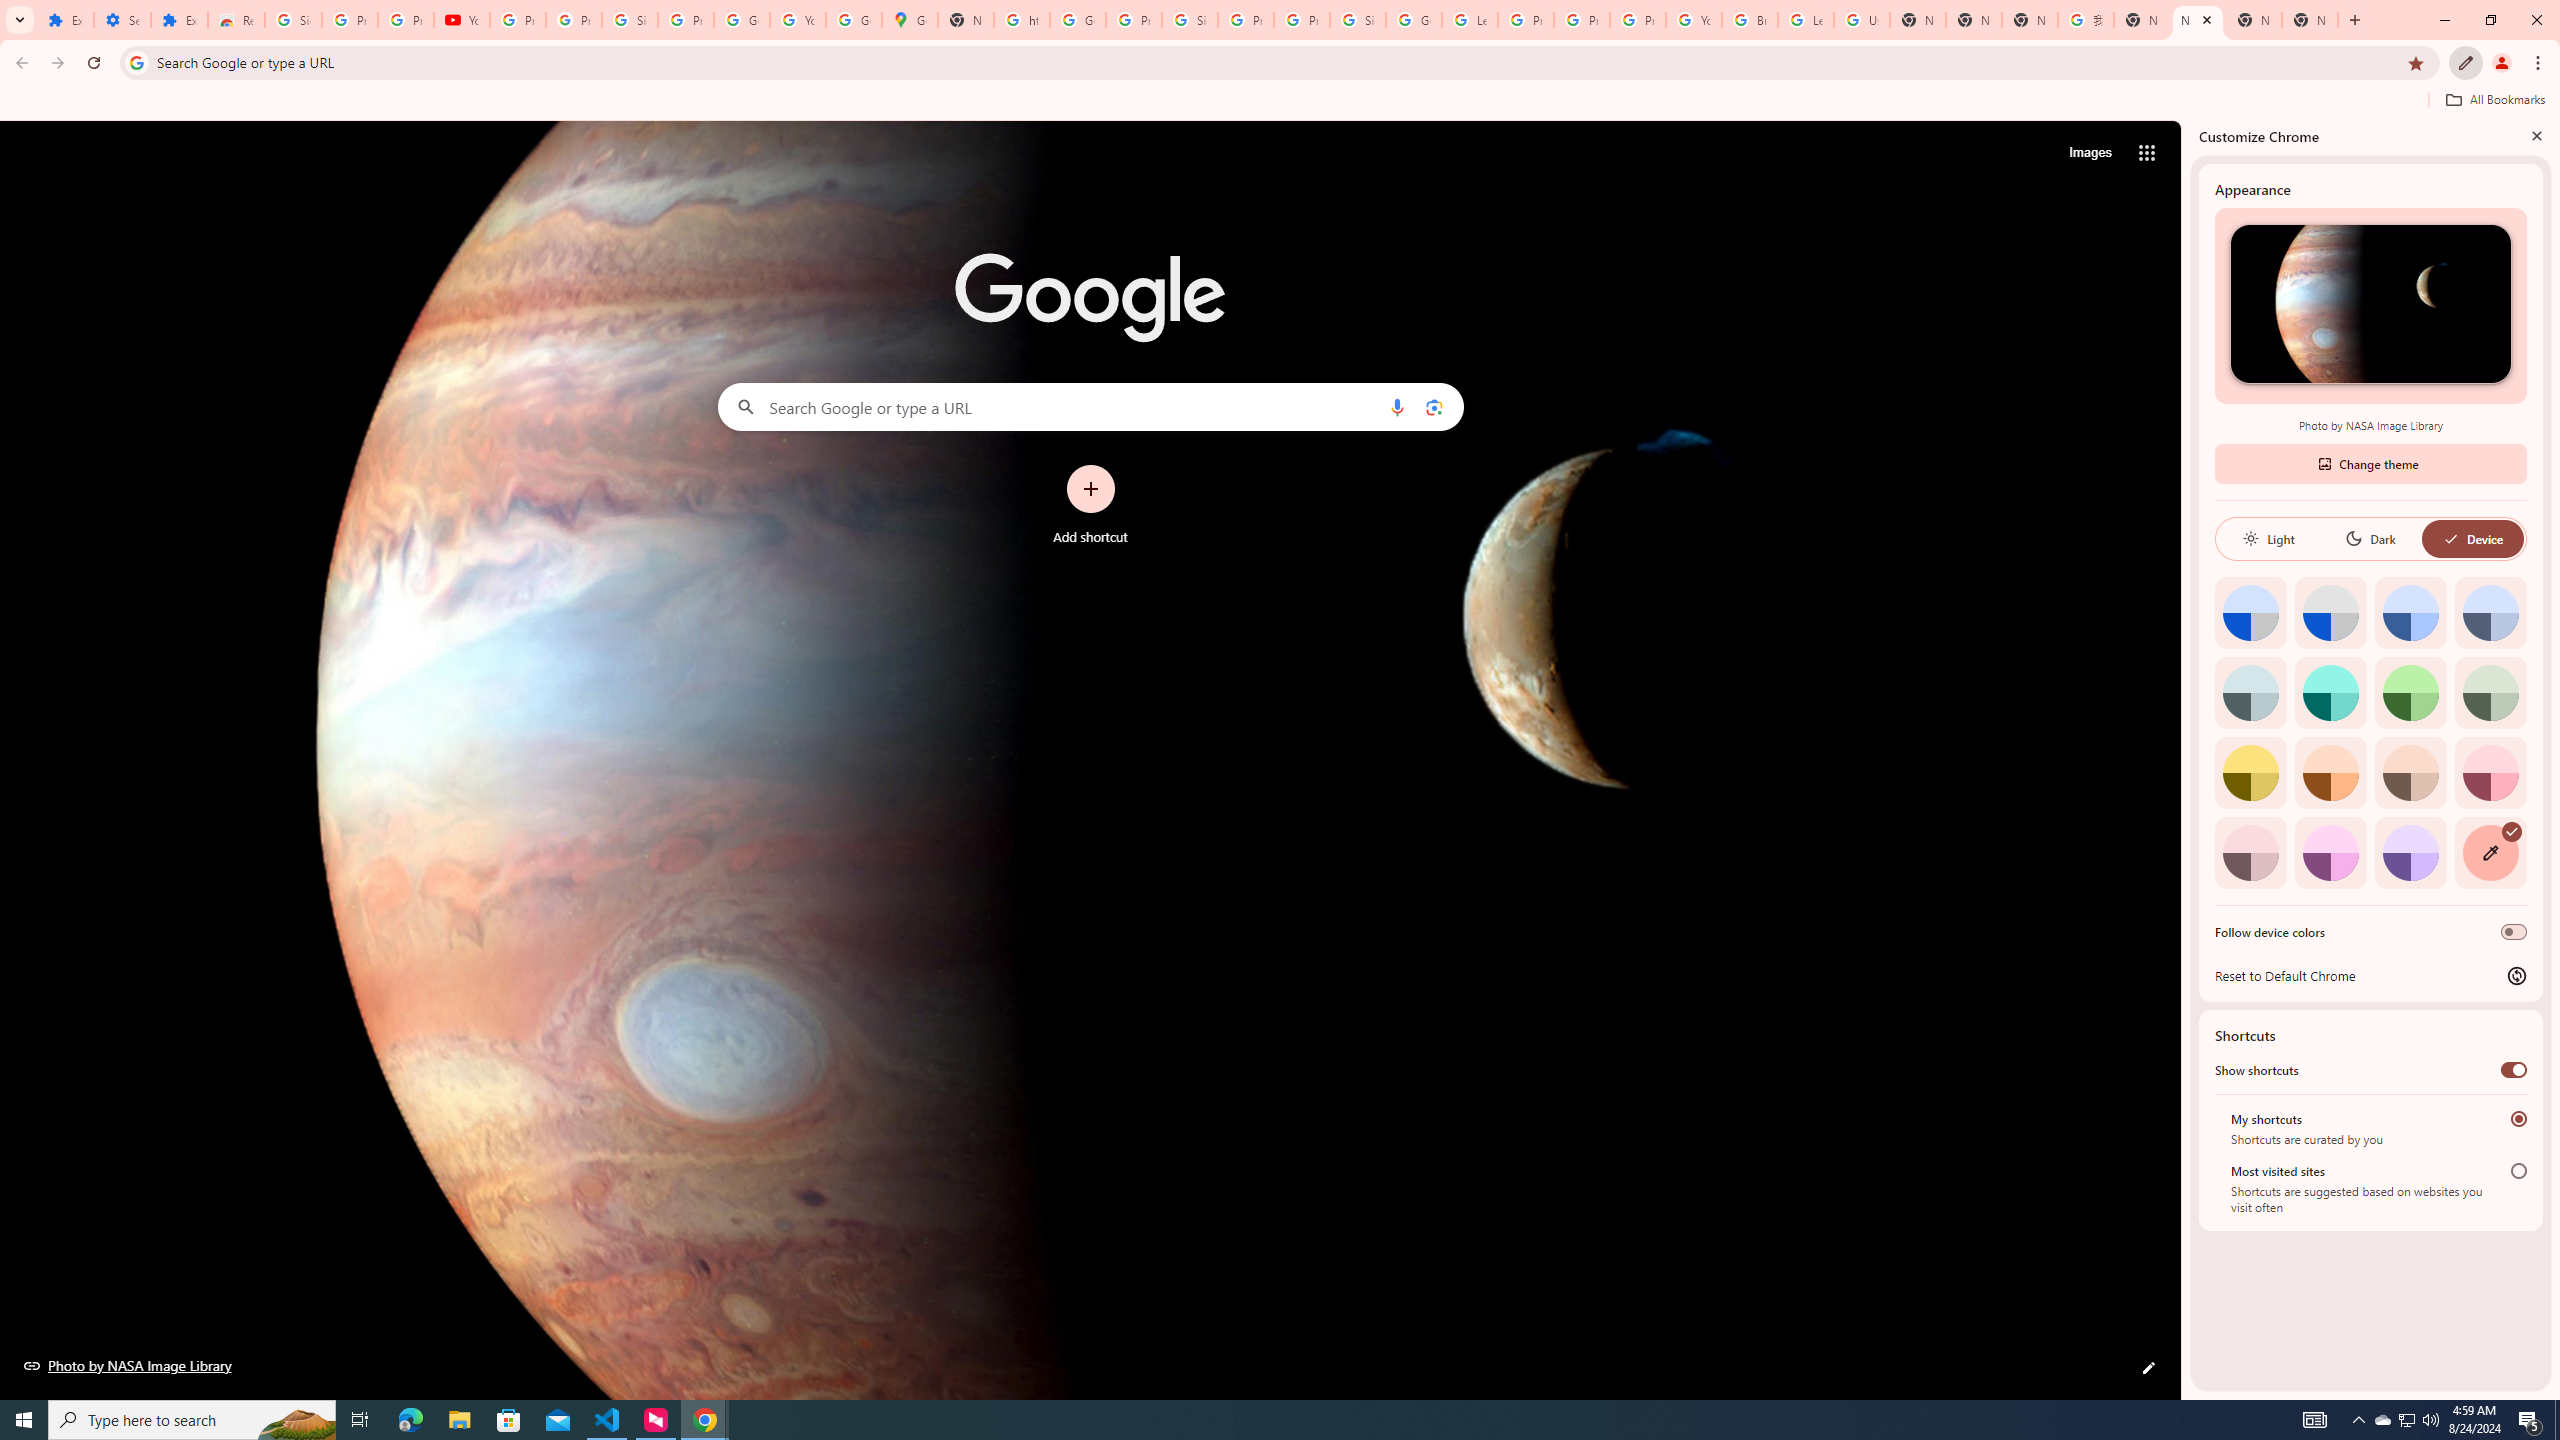 The height and width of the screenshot is (1440, 2560). I want to click on 'Blue', so click(2410, 612).